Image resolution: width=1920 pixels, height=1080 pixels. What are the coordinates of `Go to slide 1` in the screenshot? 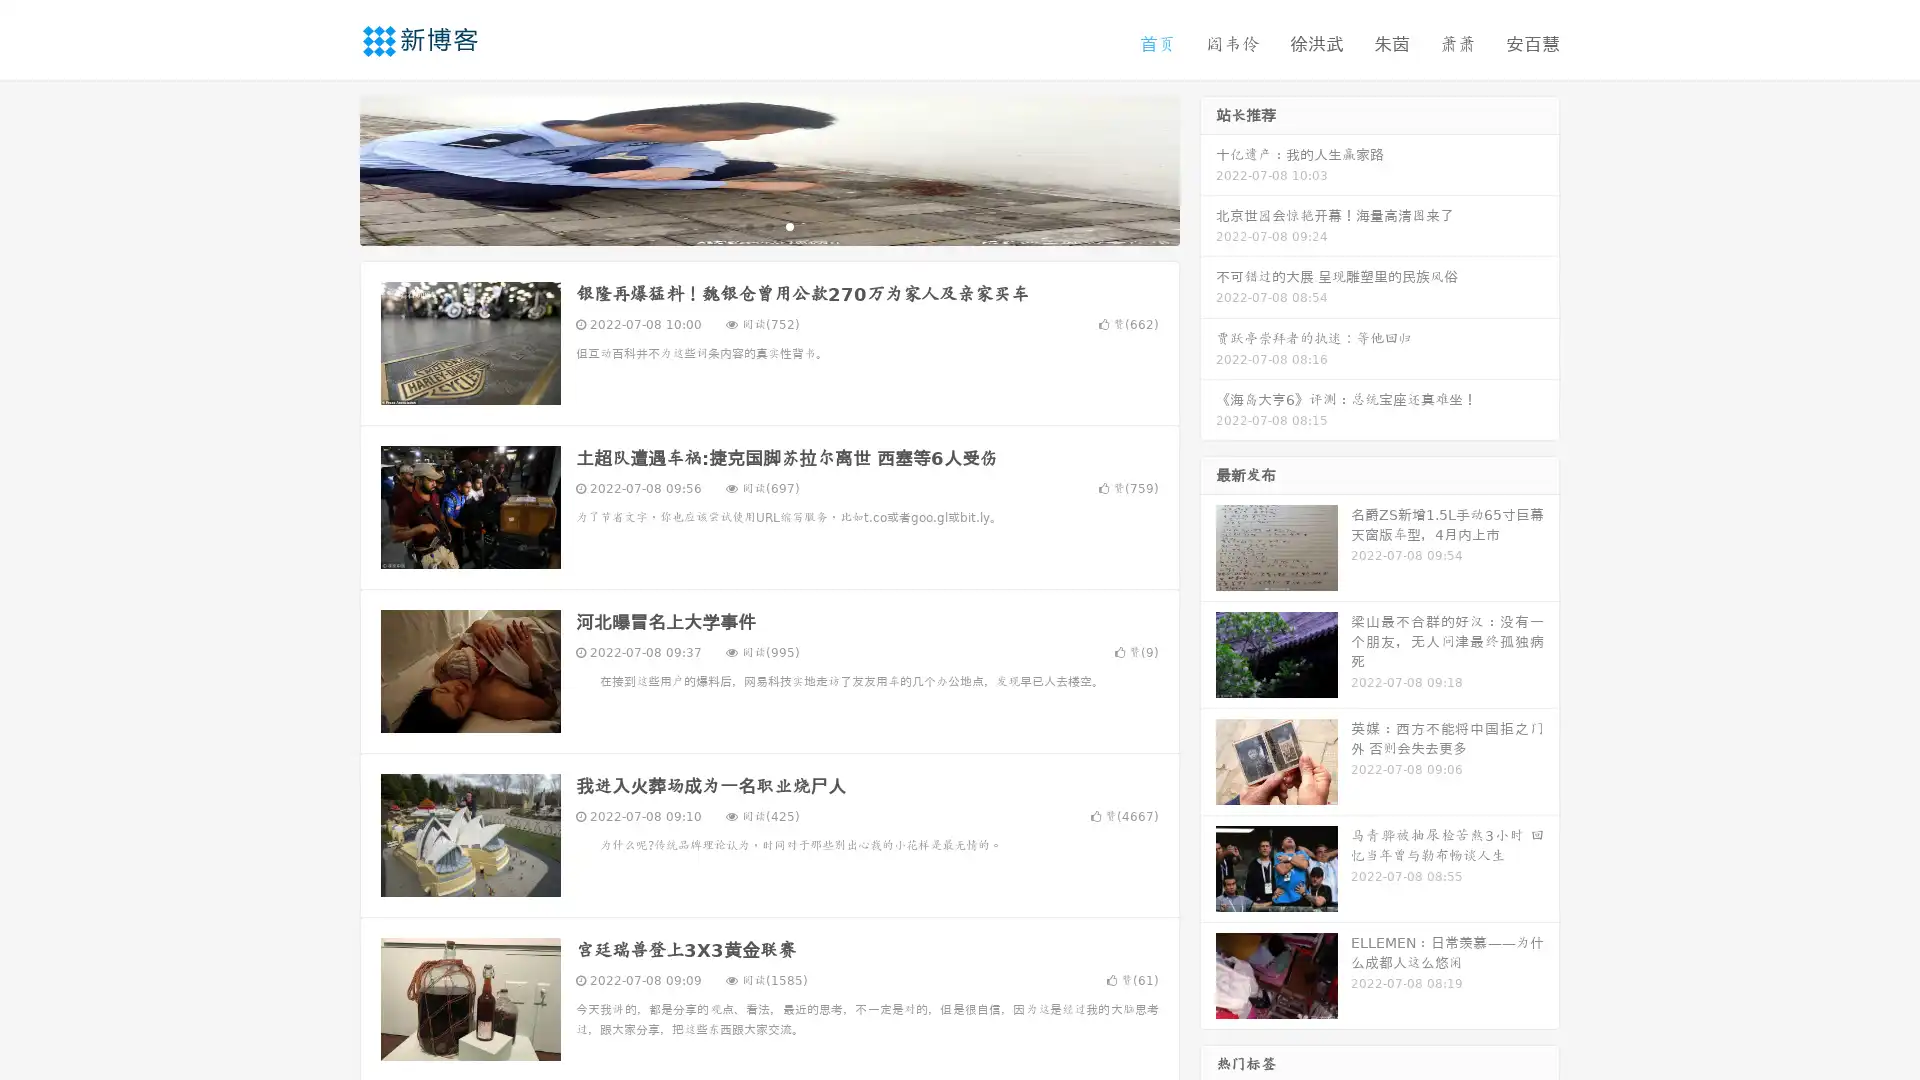 It's located at (748, 225).